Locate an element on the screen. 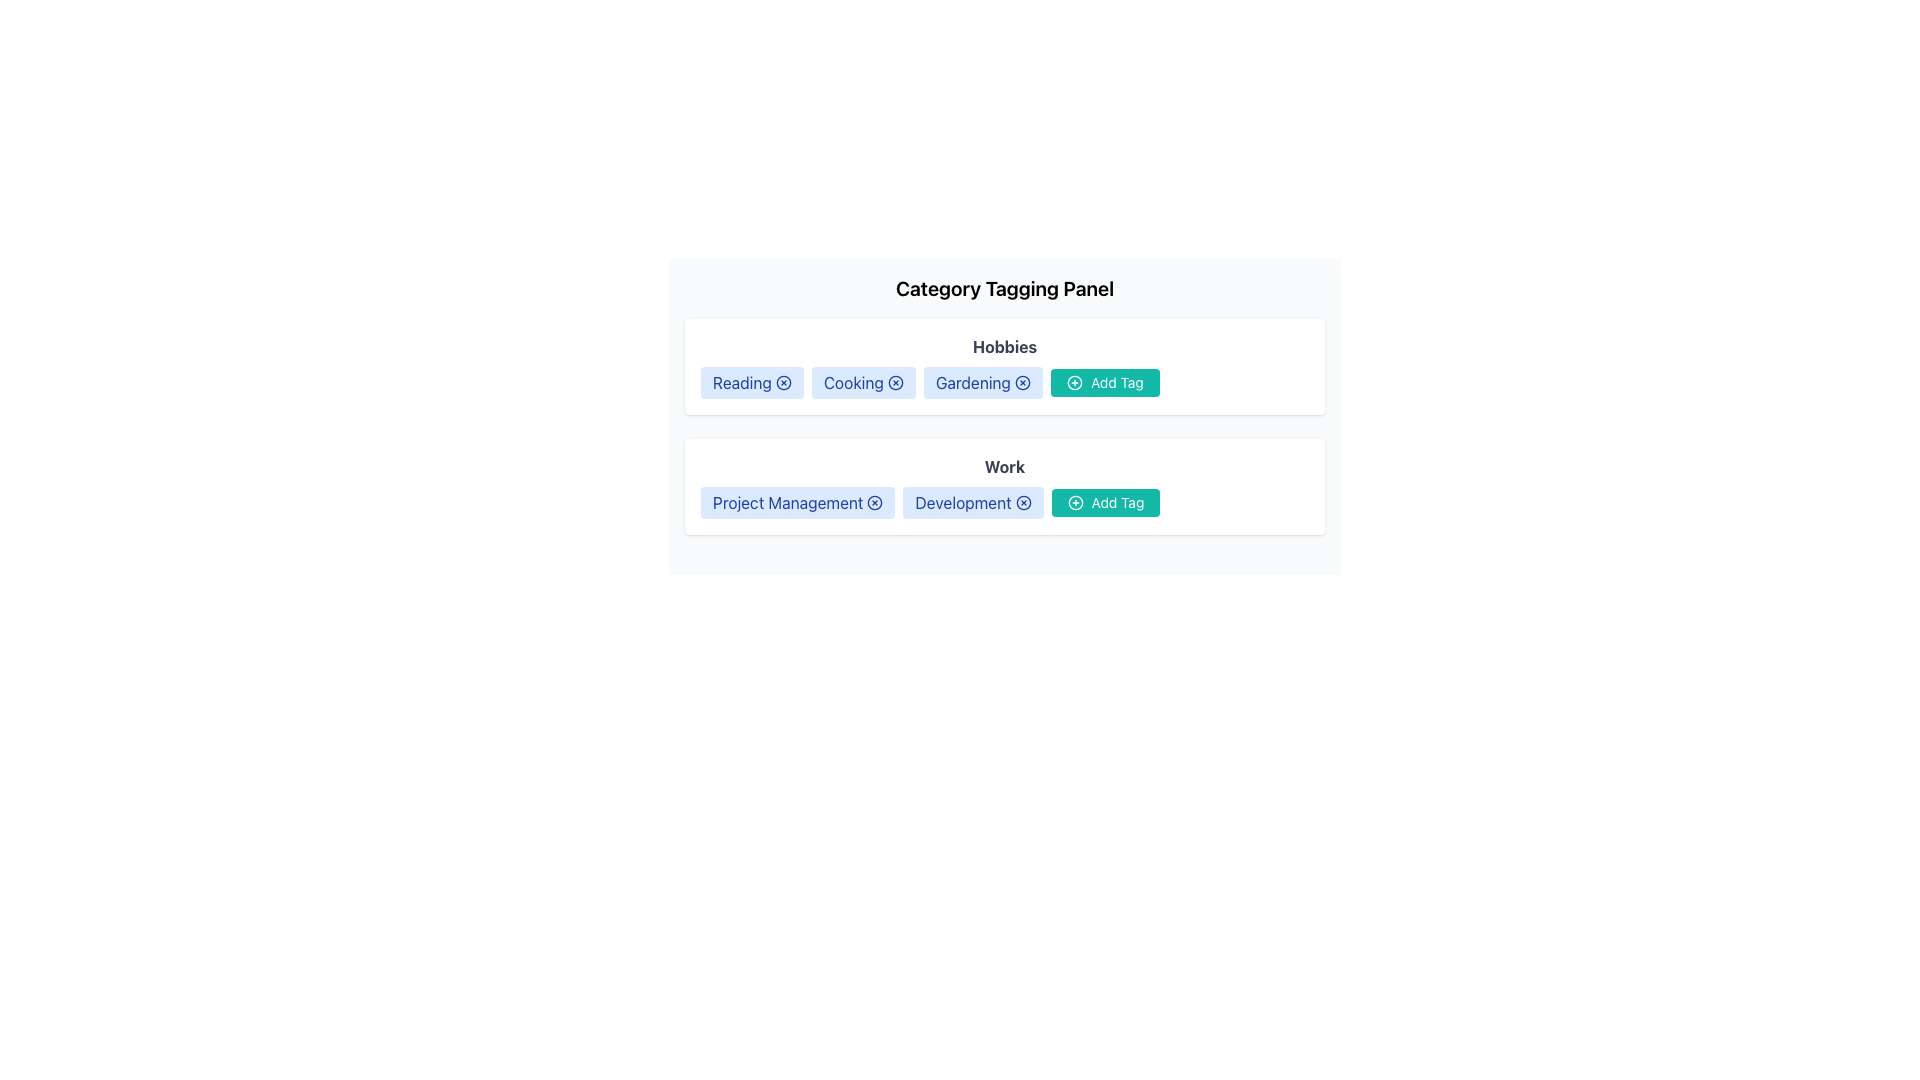  the icon within the 'Add Tag' button in the 'Work' category is located at coordinates (1074, 501).